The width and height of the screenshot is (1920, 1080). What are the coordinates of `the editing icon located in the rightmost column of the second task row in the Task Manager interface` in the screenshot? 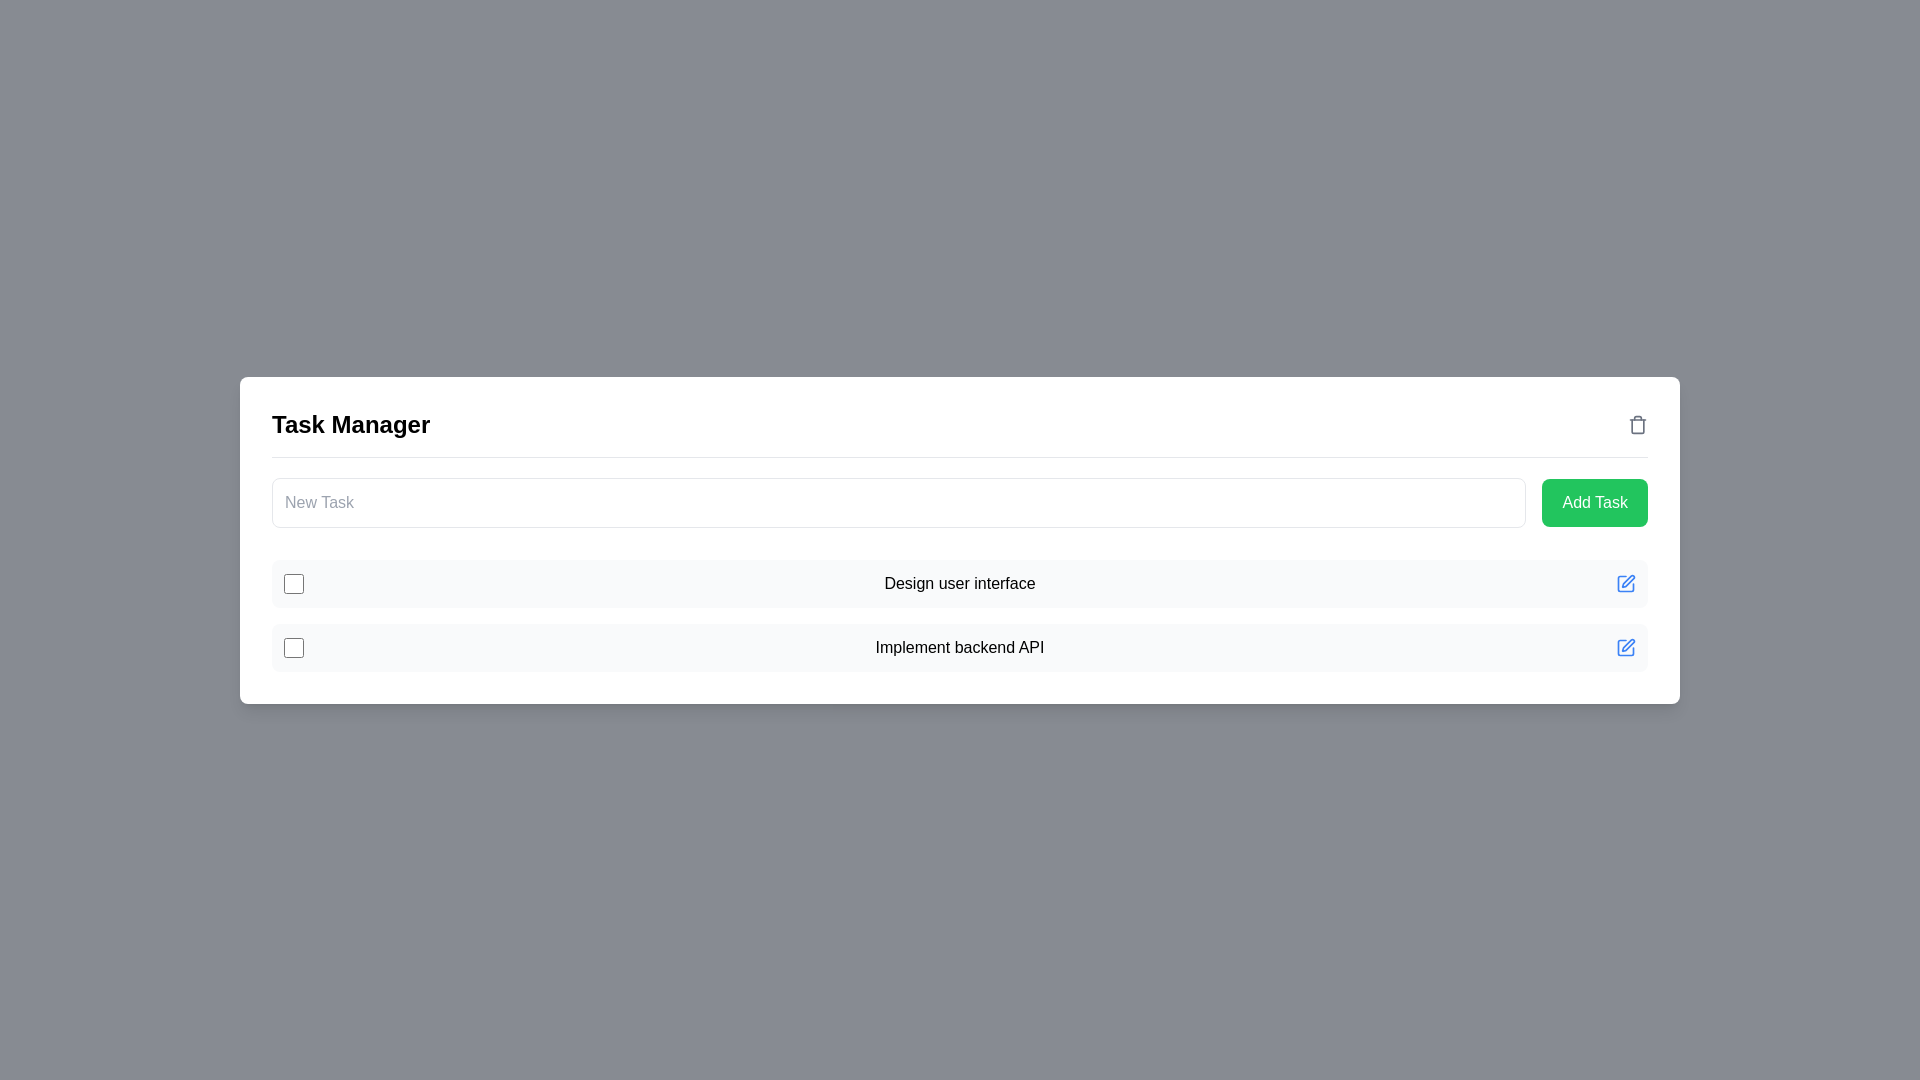 It's located at (1626, 582).